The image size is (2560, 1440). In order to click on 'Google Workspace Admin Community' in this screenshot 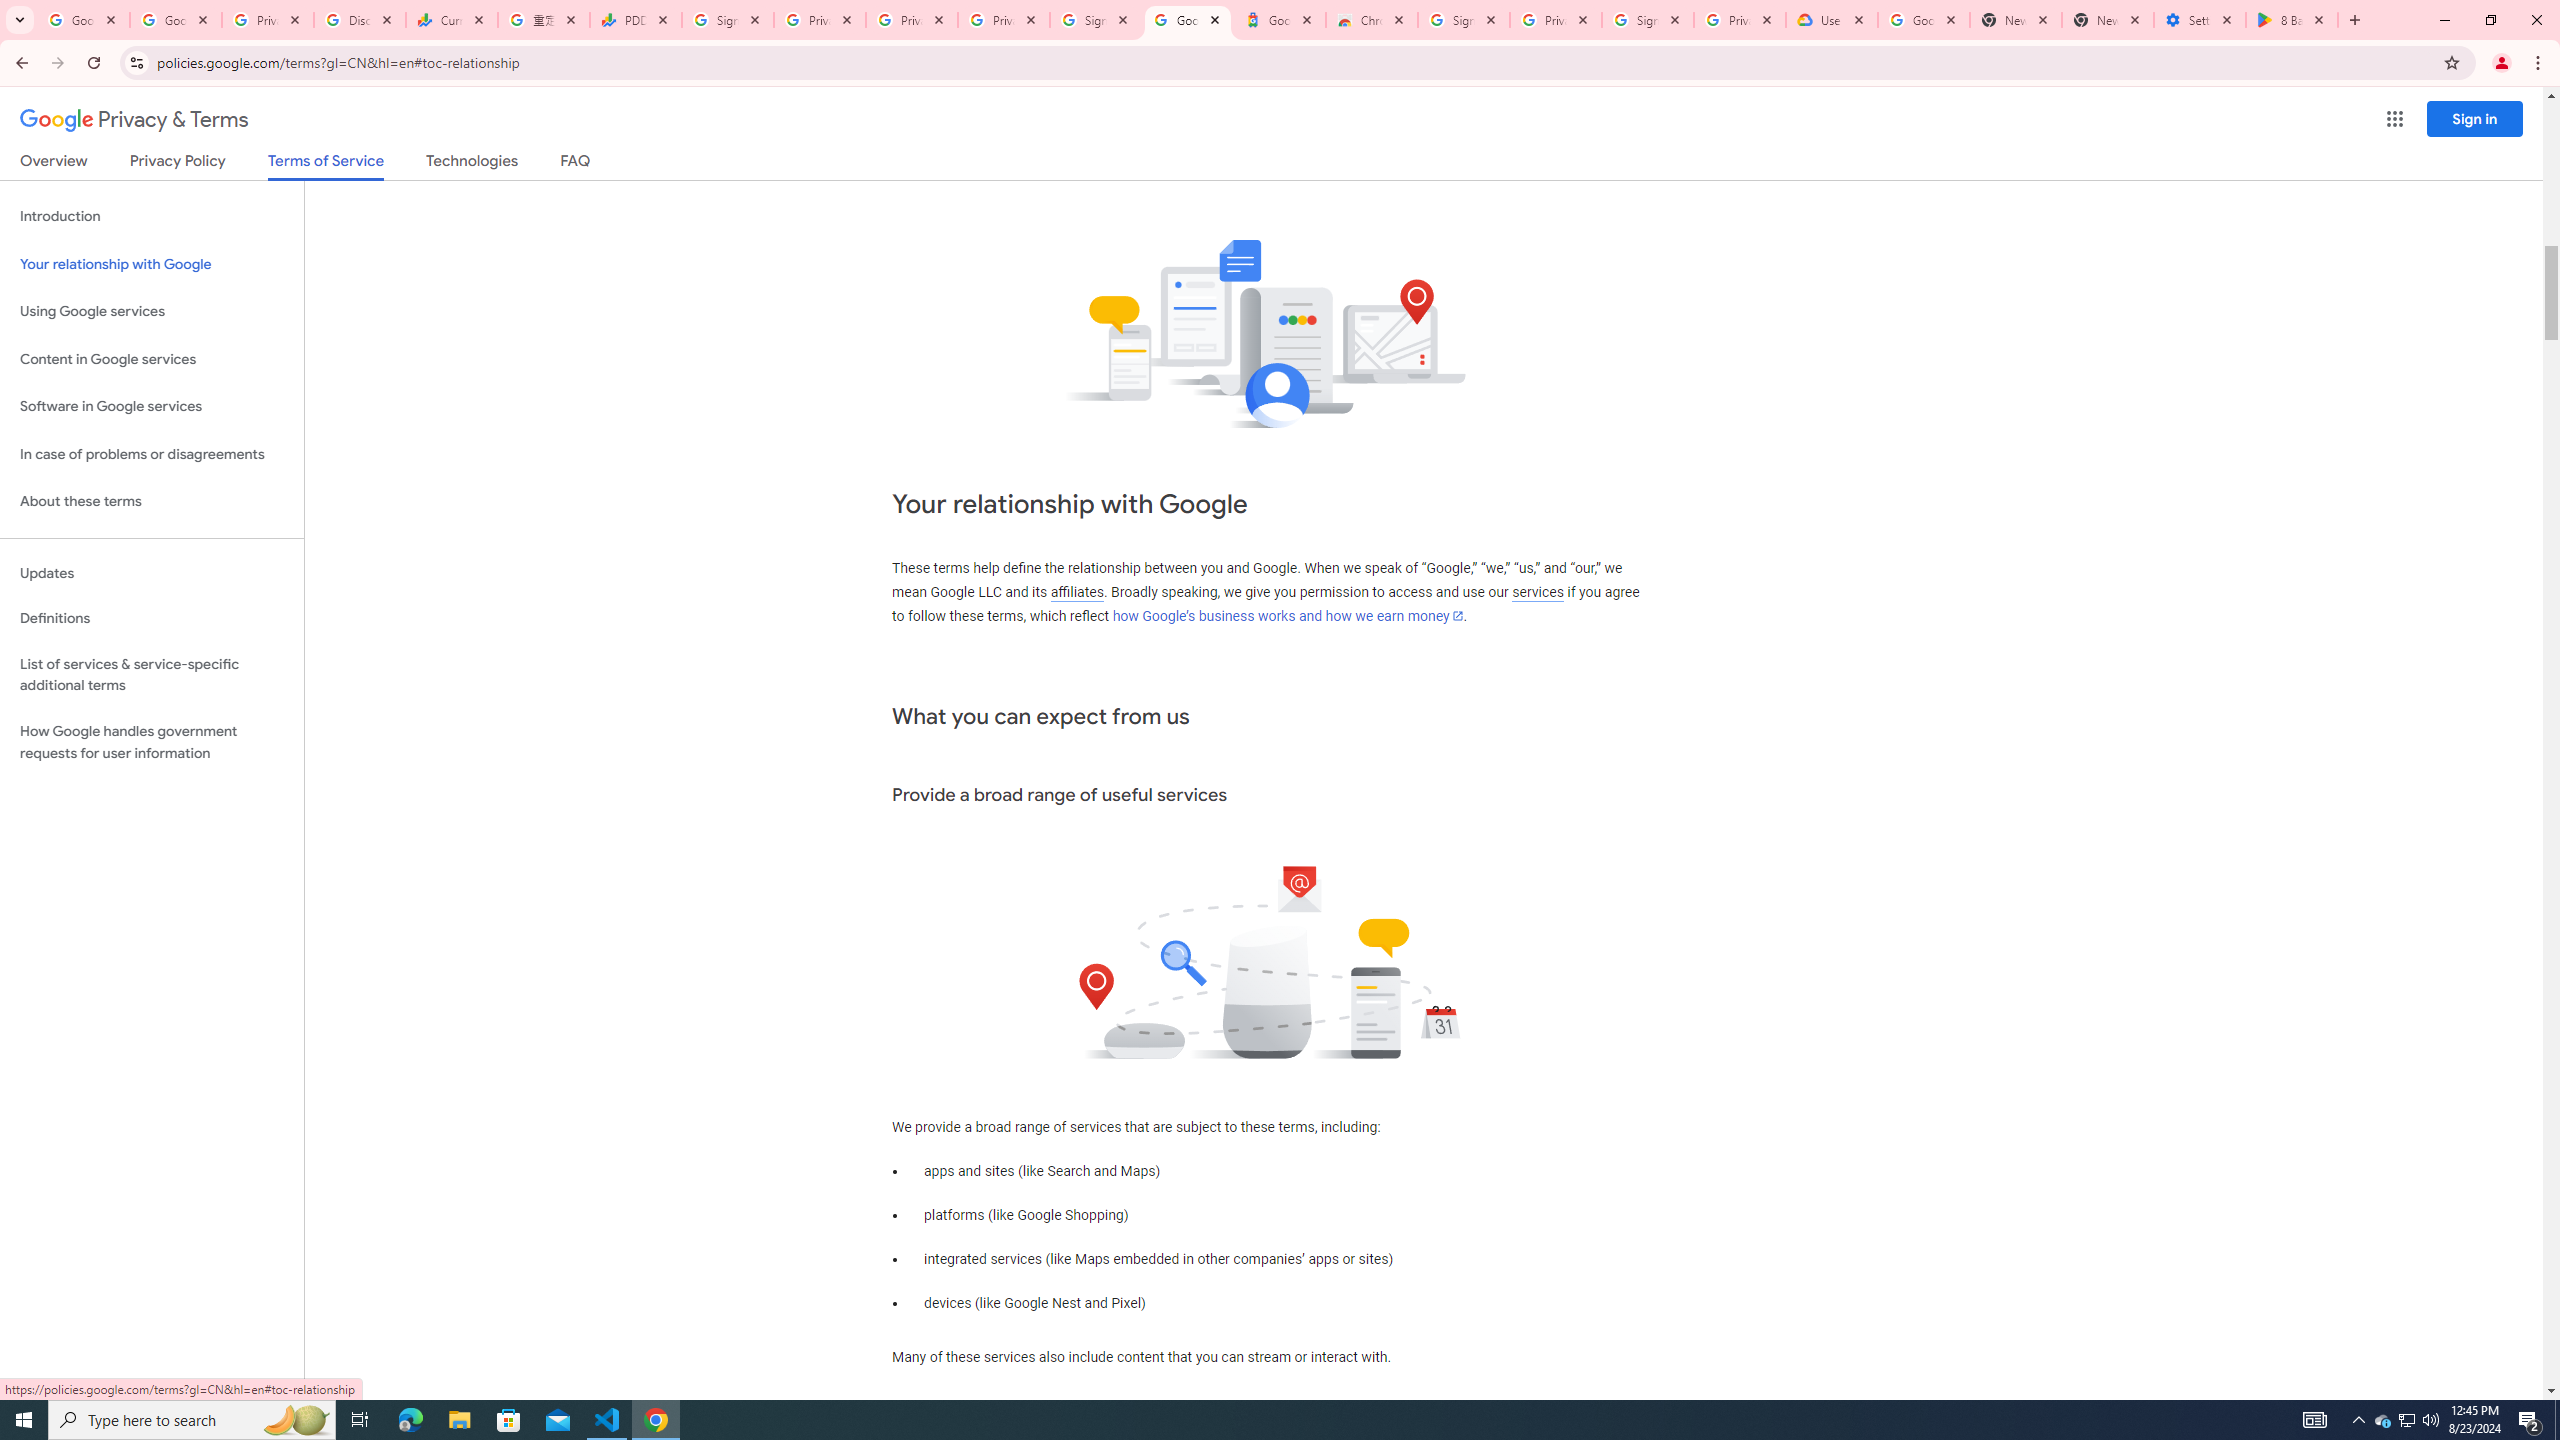, I will do `click(82, 19)`.